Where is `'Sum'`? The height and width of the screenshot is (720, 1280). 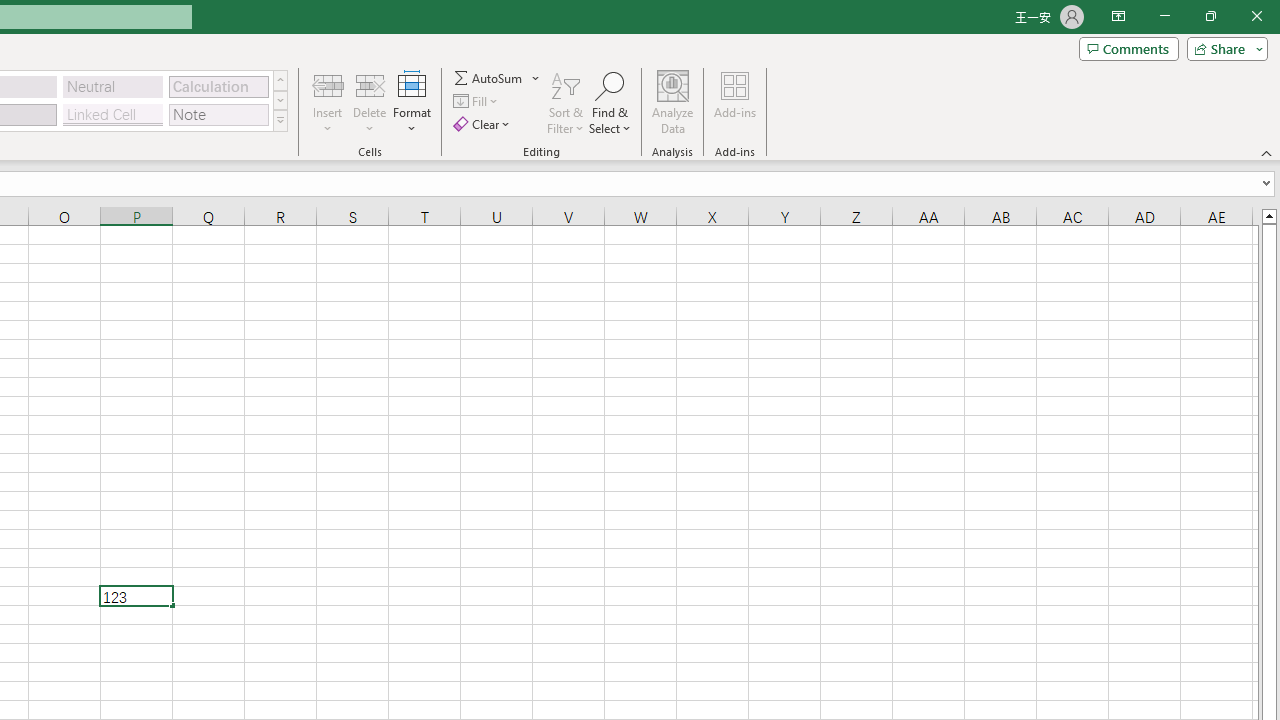 'Sum' is located at coordinates (489, 77).